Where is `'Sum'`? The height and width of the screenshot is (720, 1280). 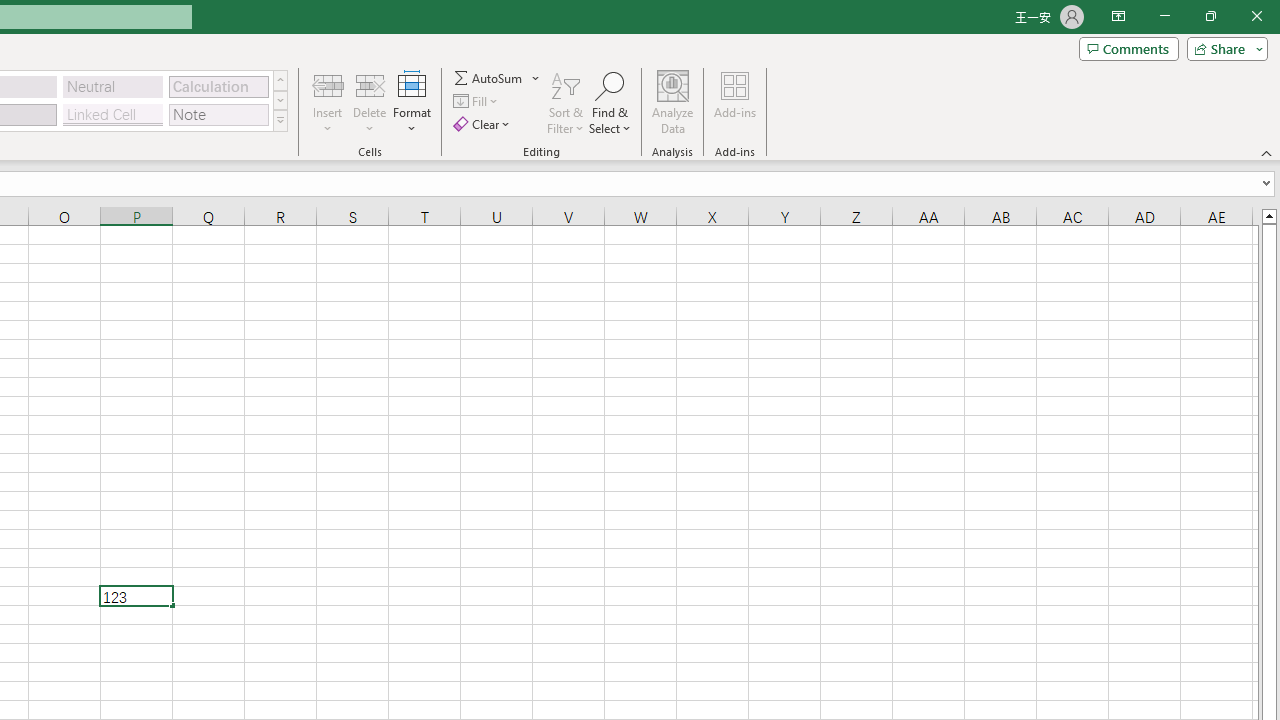 'Sum' is located at coordinates (489, 77).